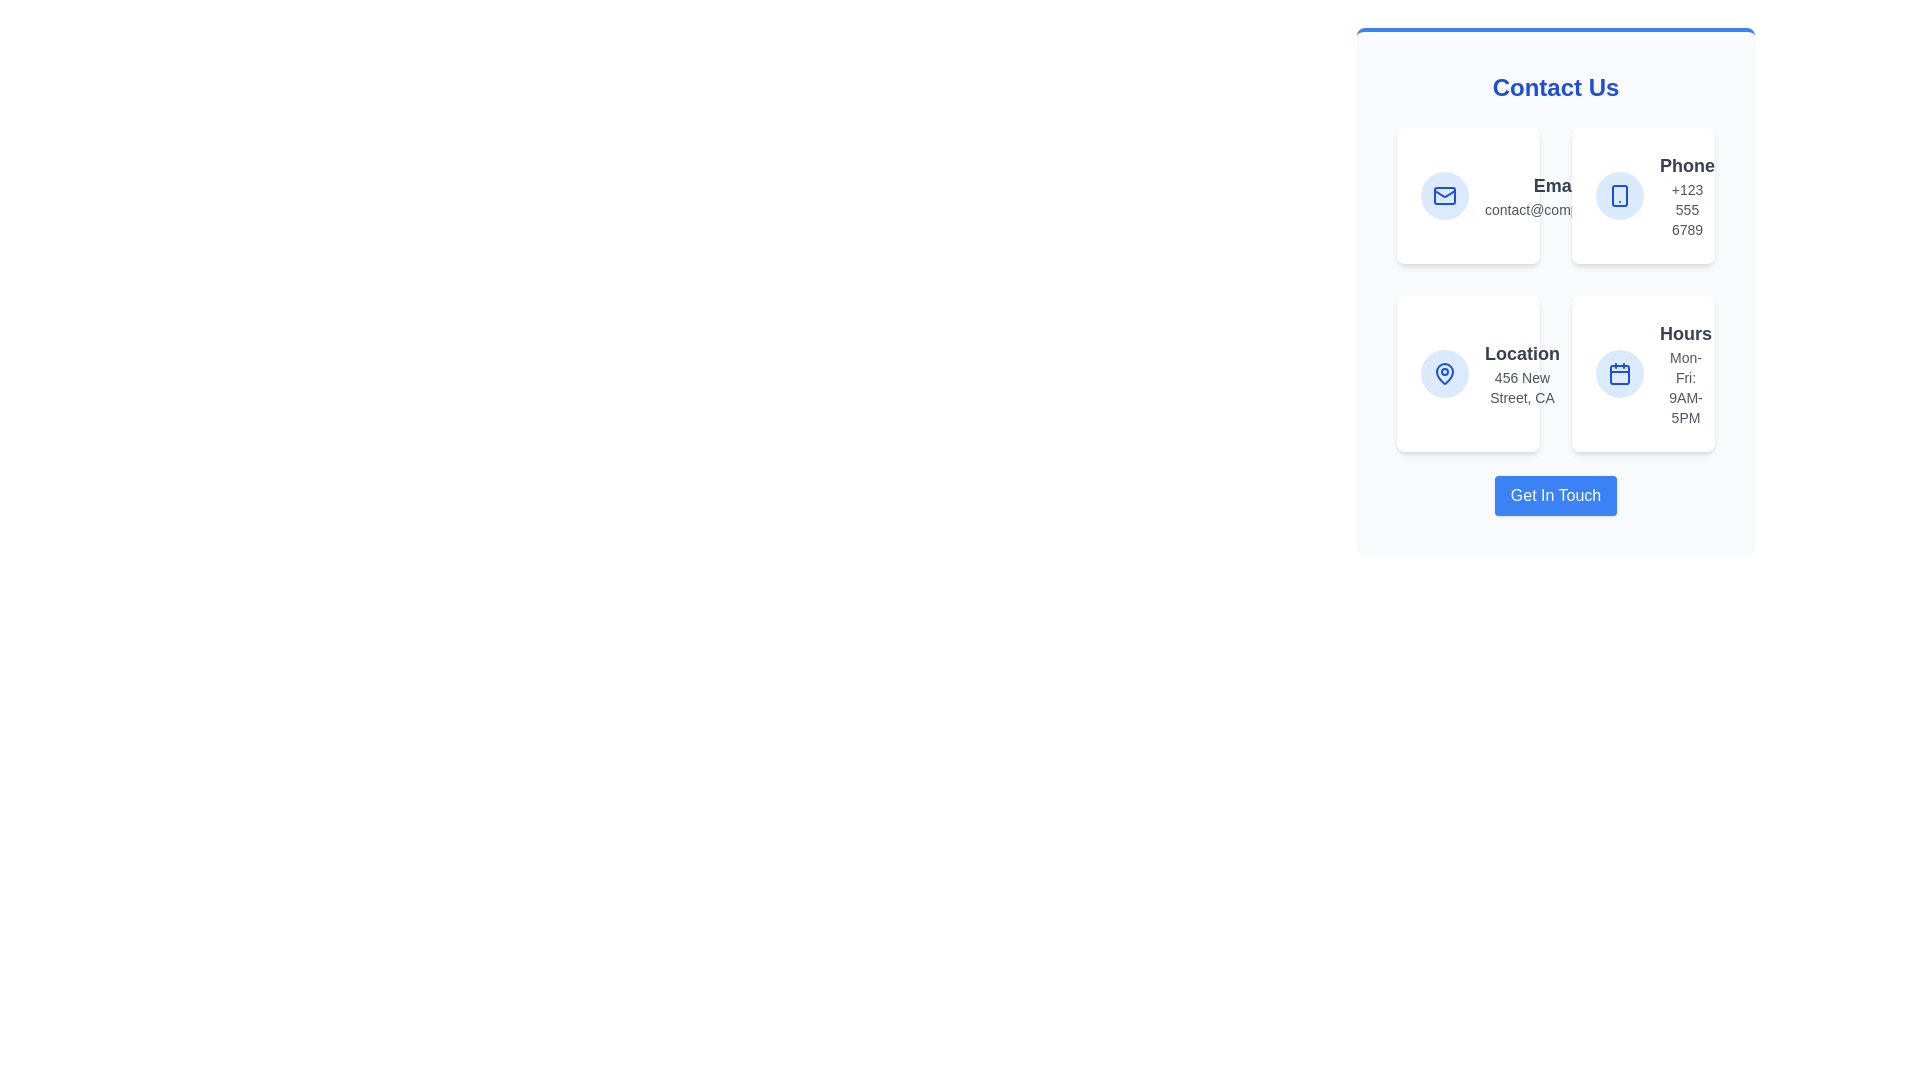 The image size is (1920, 1080). Describe the element at coordinates (1556, 209) in the screenshot. I see `the email address 'contact@company.com' displayed in the top-left section of the contact information card to copy it` at that location.